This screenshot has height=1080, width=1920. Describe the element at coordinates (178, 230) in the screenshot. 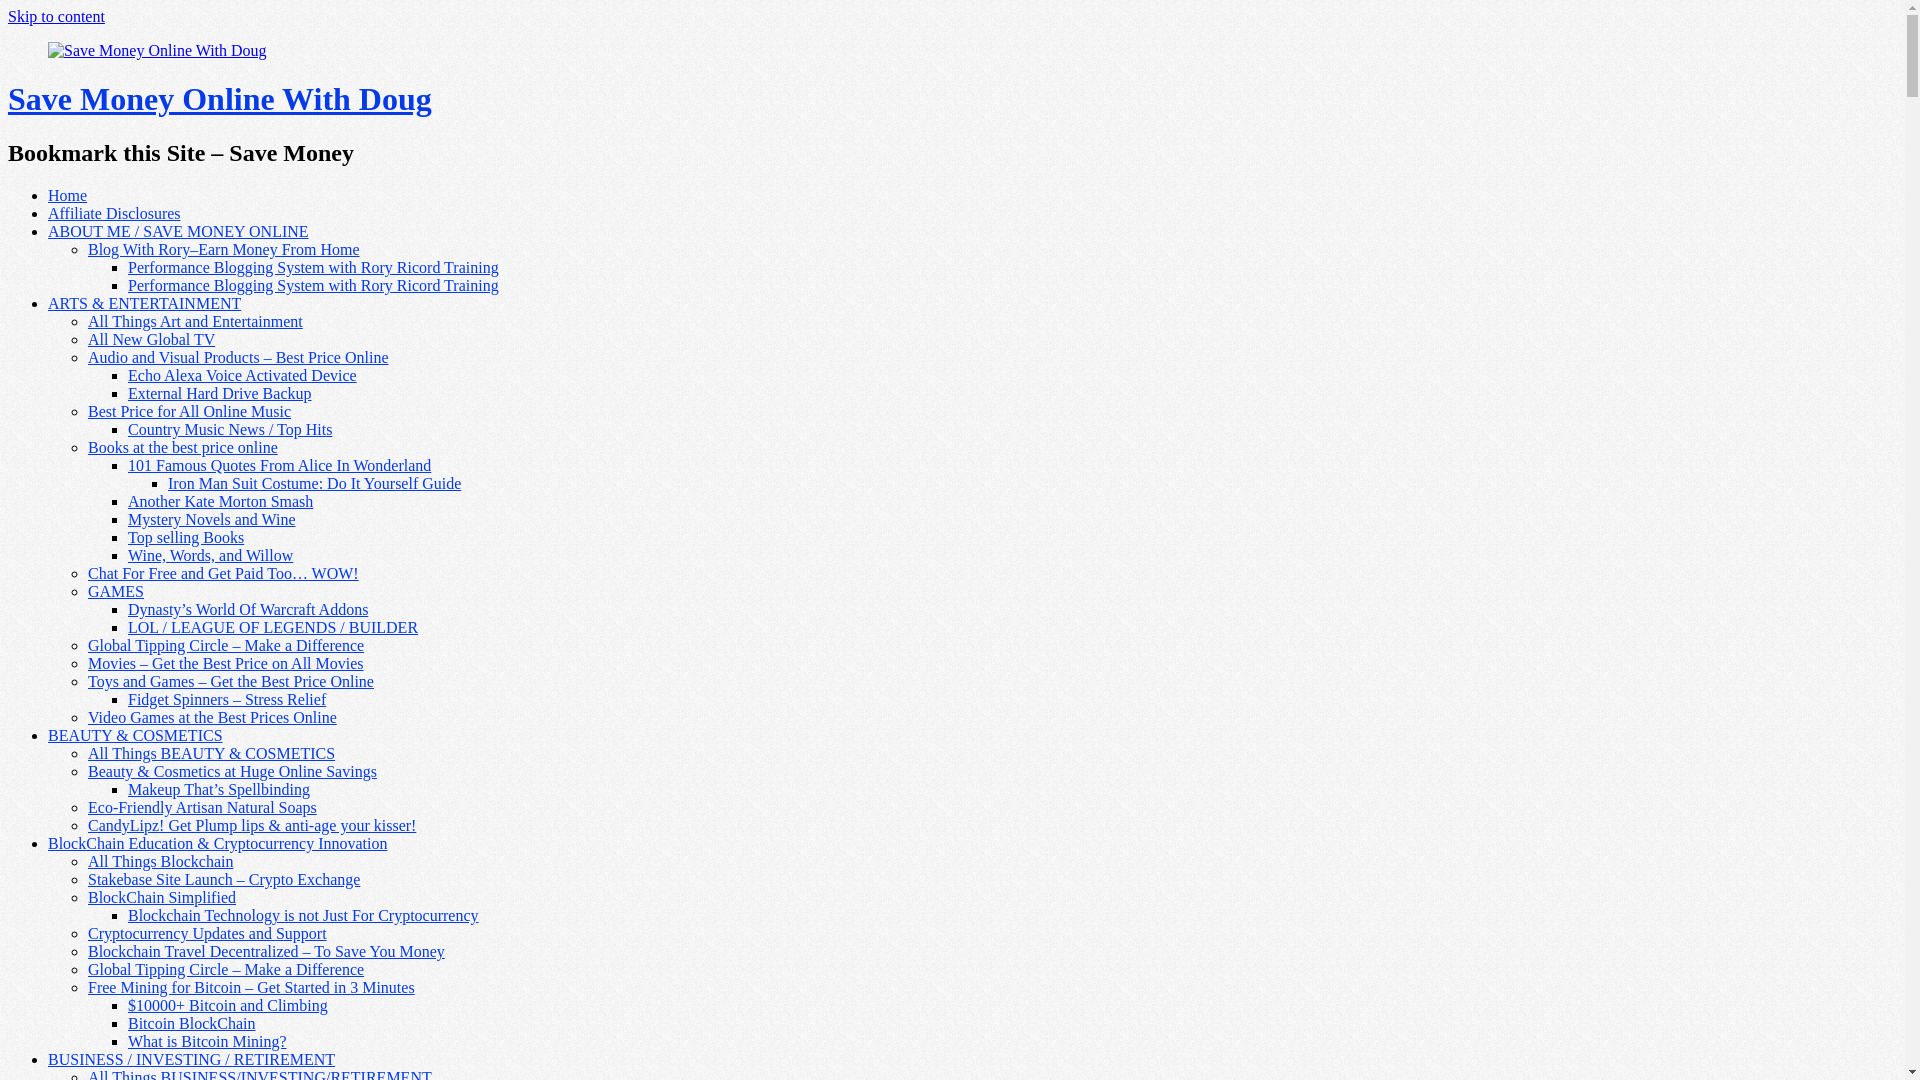

I see `'ABOUT ME / SAVE MONEY ONLINE'` at that location.